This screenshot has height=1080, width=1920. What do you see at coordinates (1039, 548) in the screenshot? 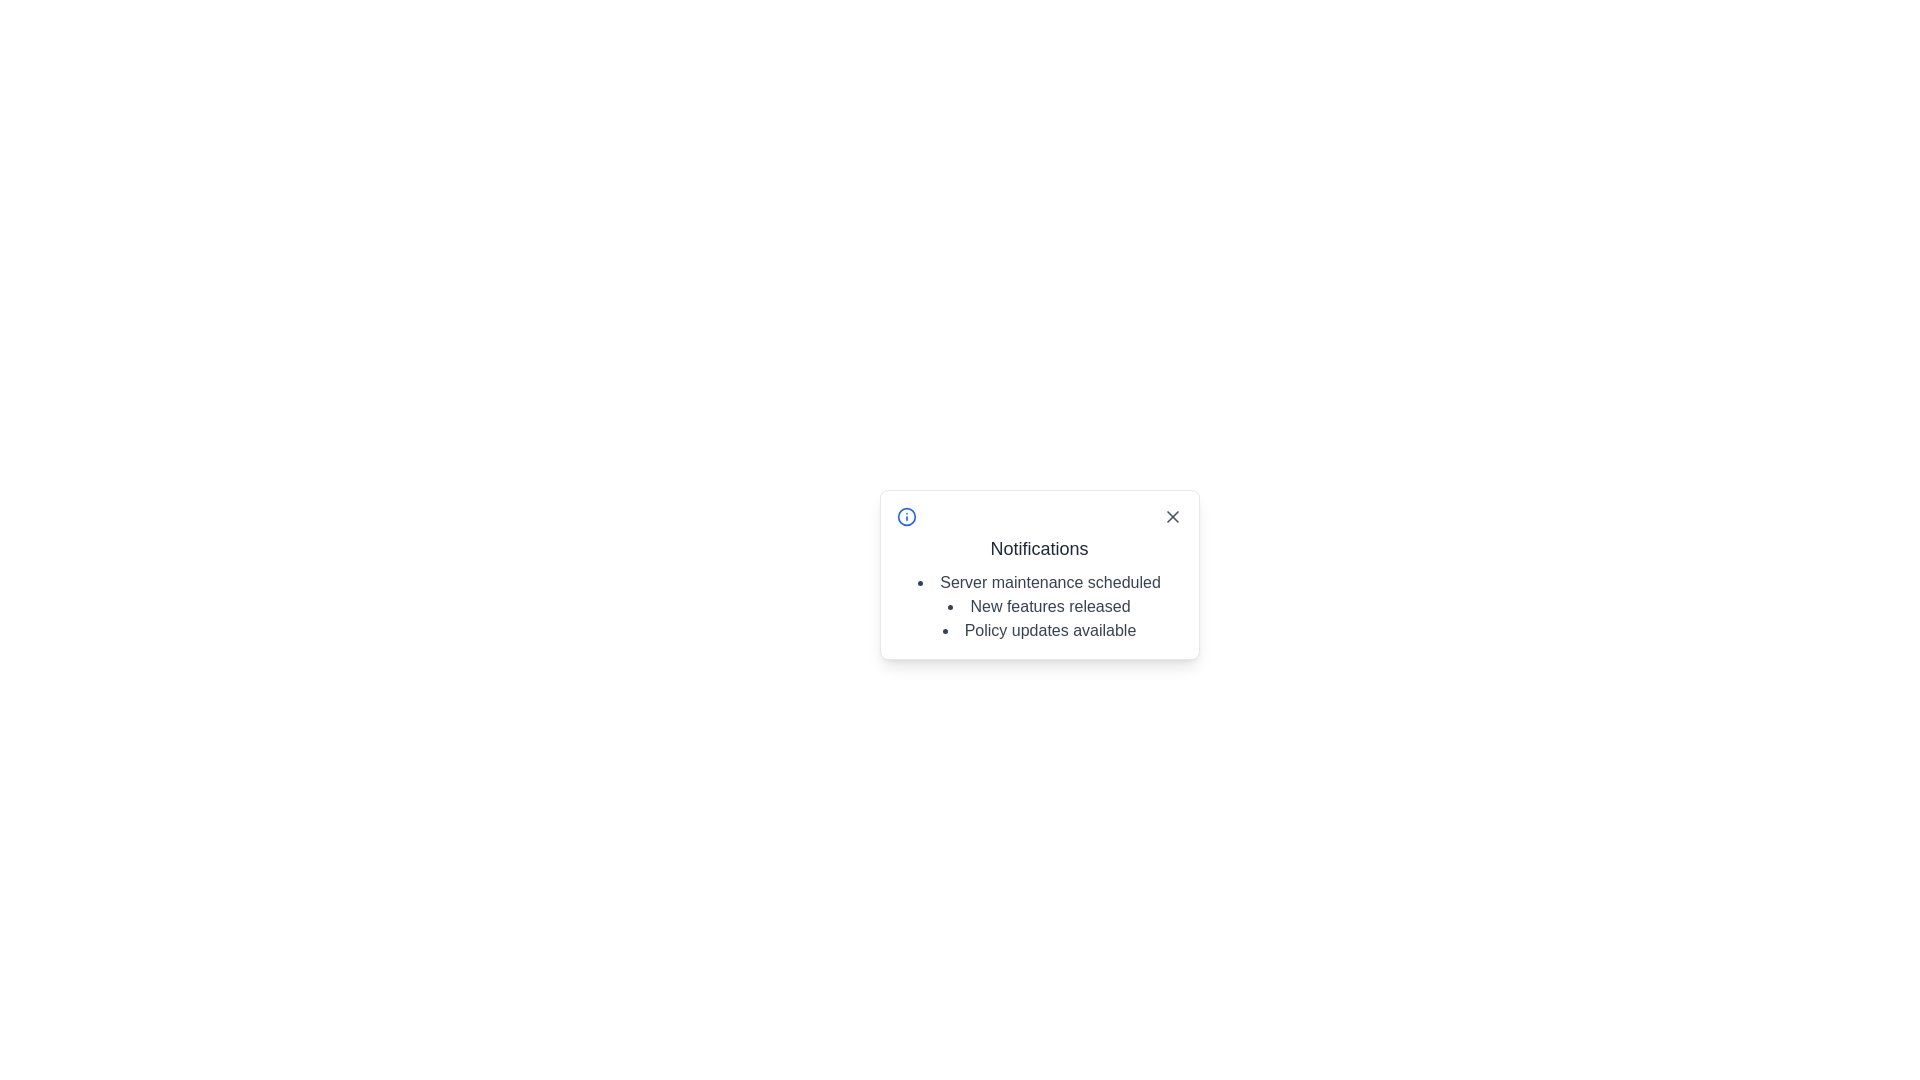
I see `the title or header text element at the top of the notification panel, which clearly separates itself from the list of notifications below` at bounding box center [1039, 548].